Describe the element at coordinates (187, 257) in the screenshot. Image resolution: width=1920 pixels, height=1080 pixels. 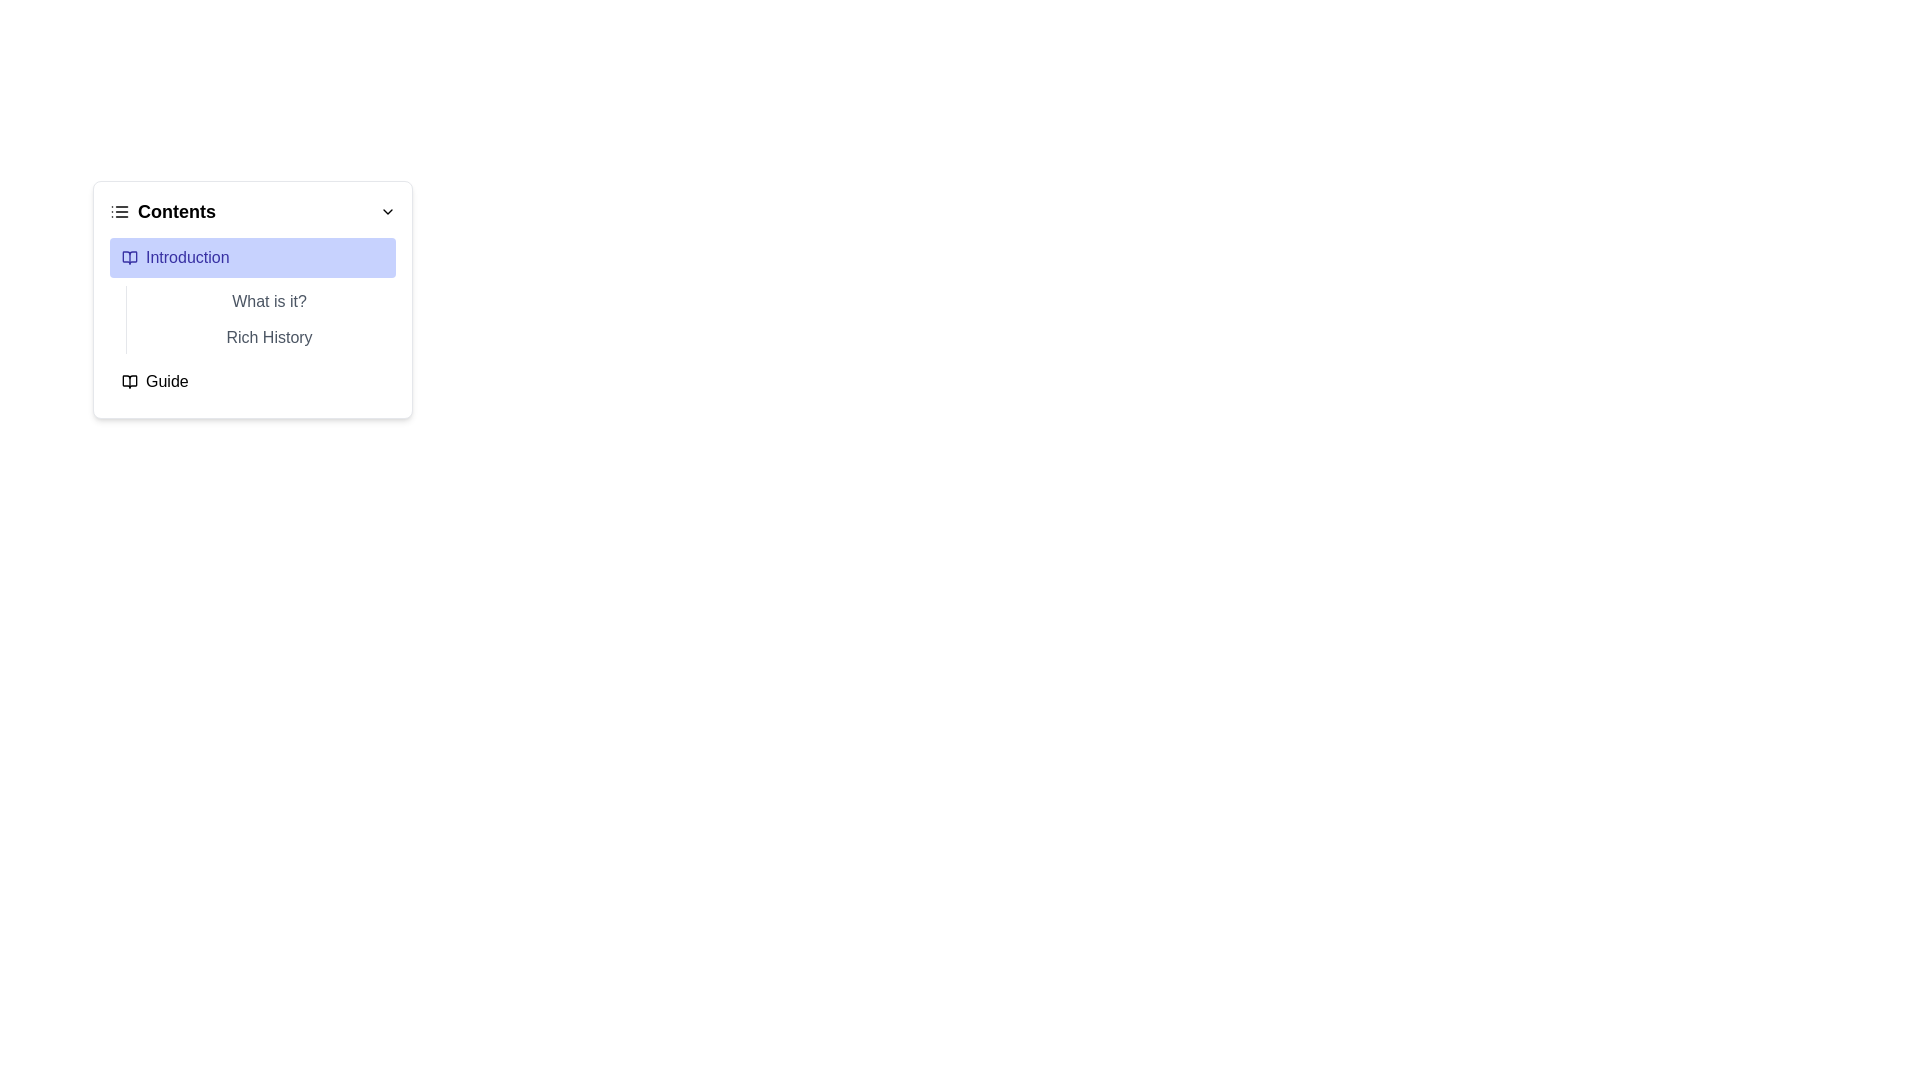
I see `the 'Introduction' text label in the sidebar menu` at that location.